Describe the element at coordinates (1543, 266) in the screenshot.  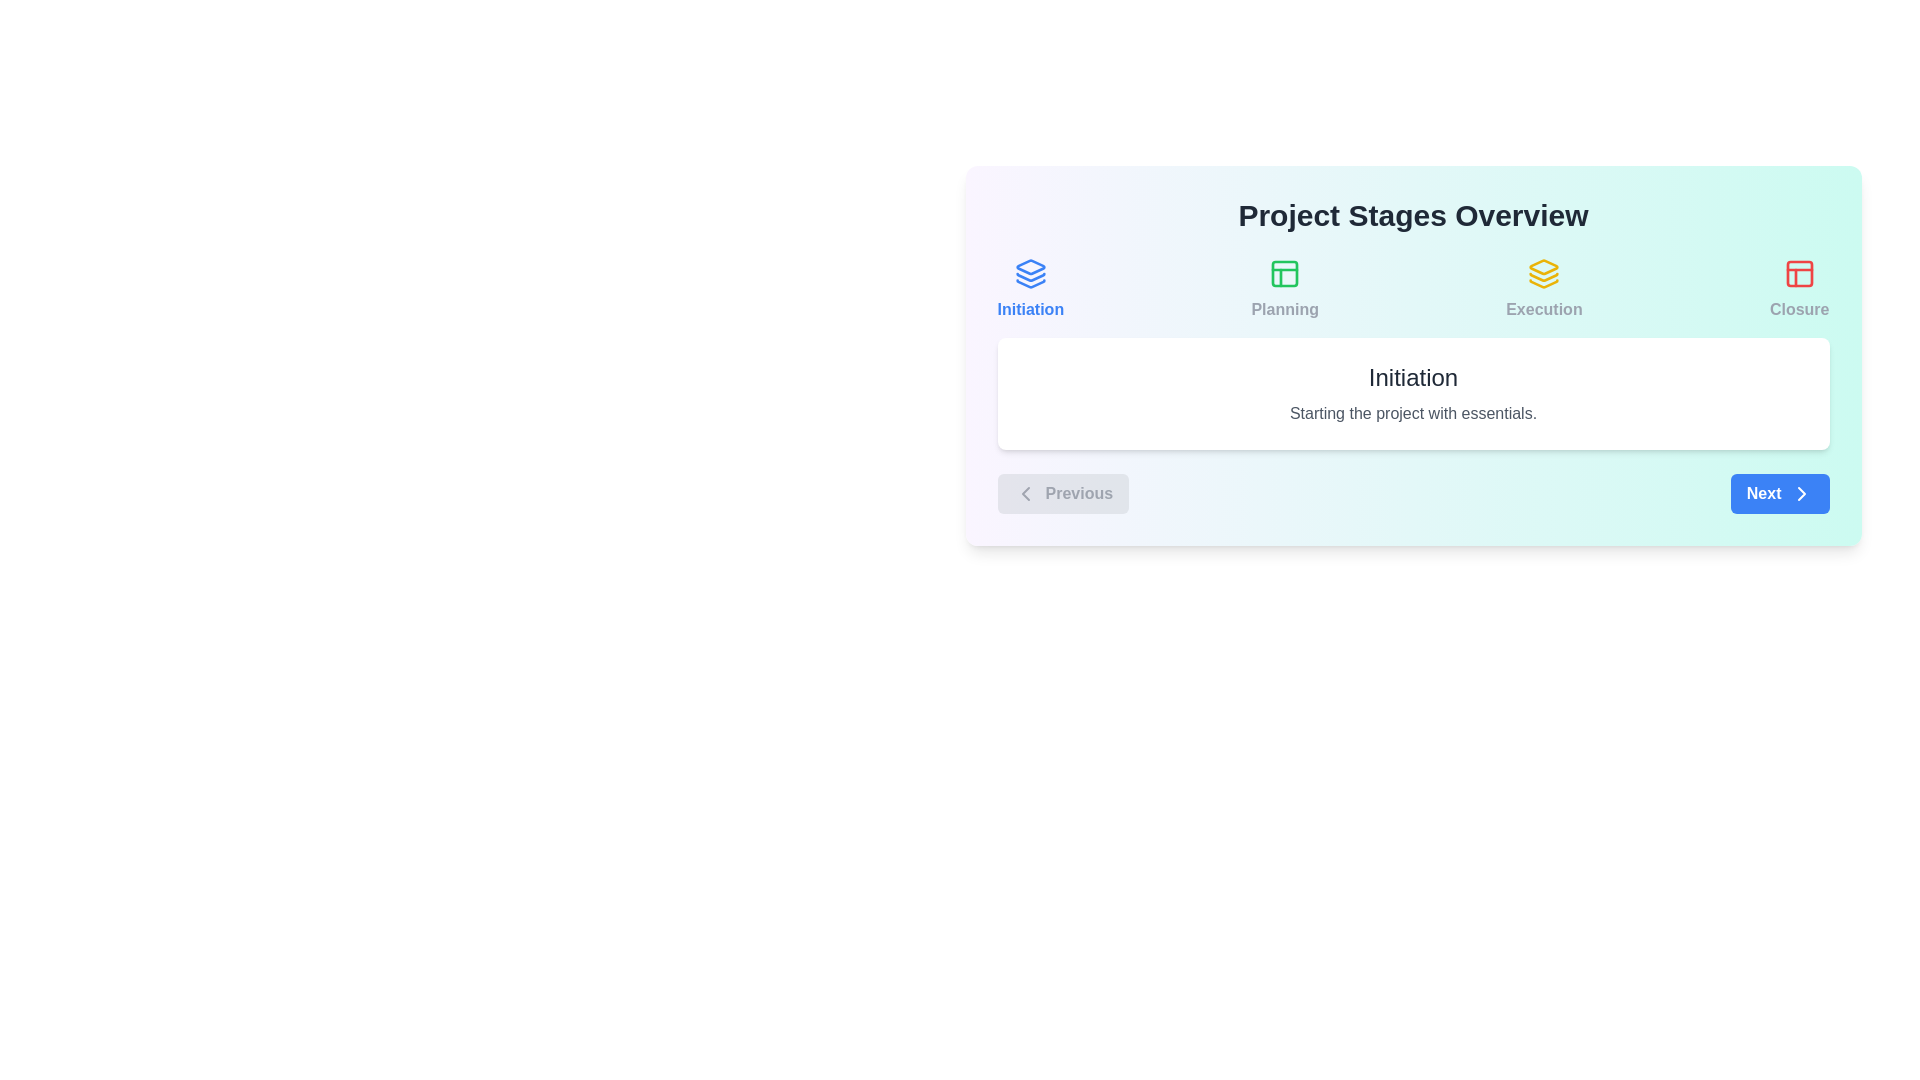
I see `the triangular-shaped yellow graphical icon element located in the middle layer of the stacked icon in the top-left part of the UI, which is part of the 'Initiation' project stages header` at that location.